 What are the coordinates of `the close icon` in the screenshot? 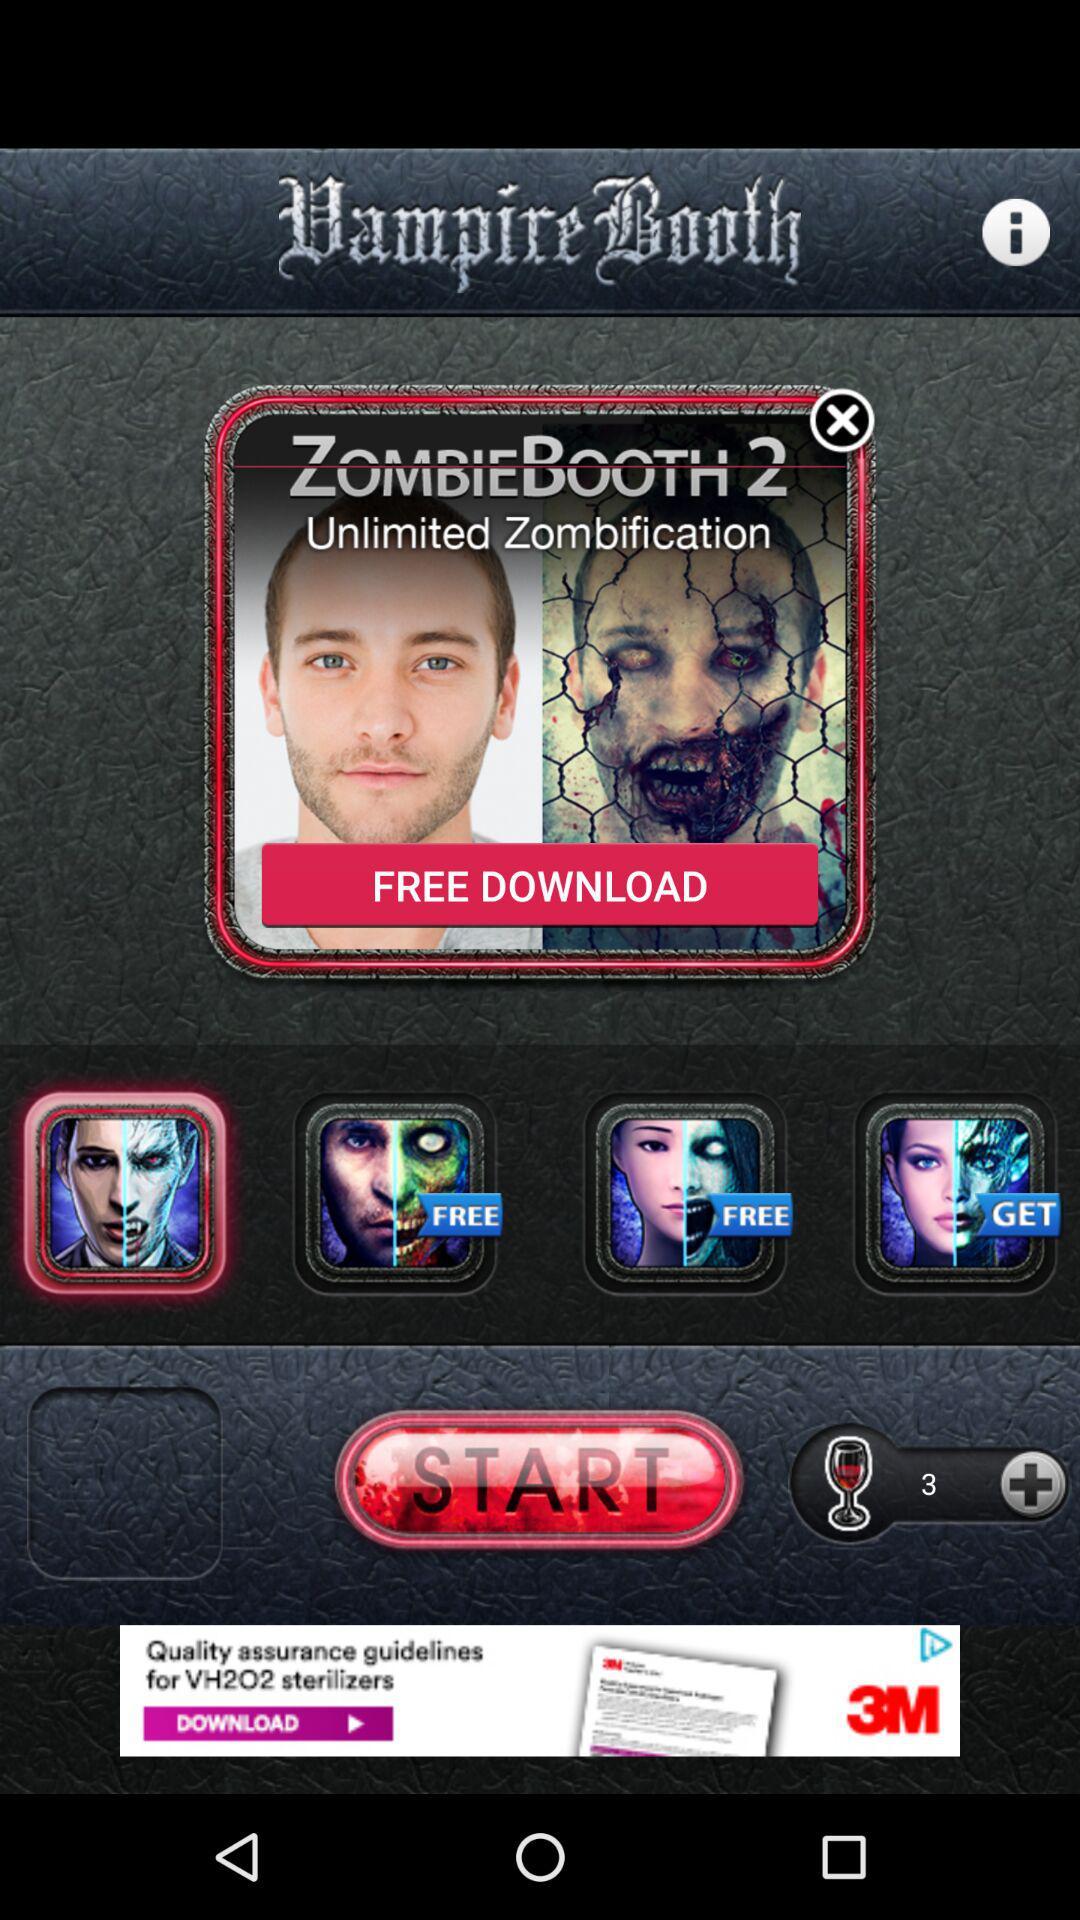 It's located at (842, 453).